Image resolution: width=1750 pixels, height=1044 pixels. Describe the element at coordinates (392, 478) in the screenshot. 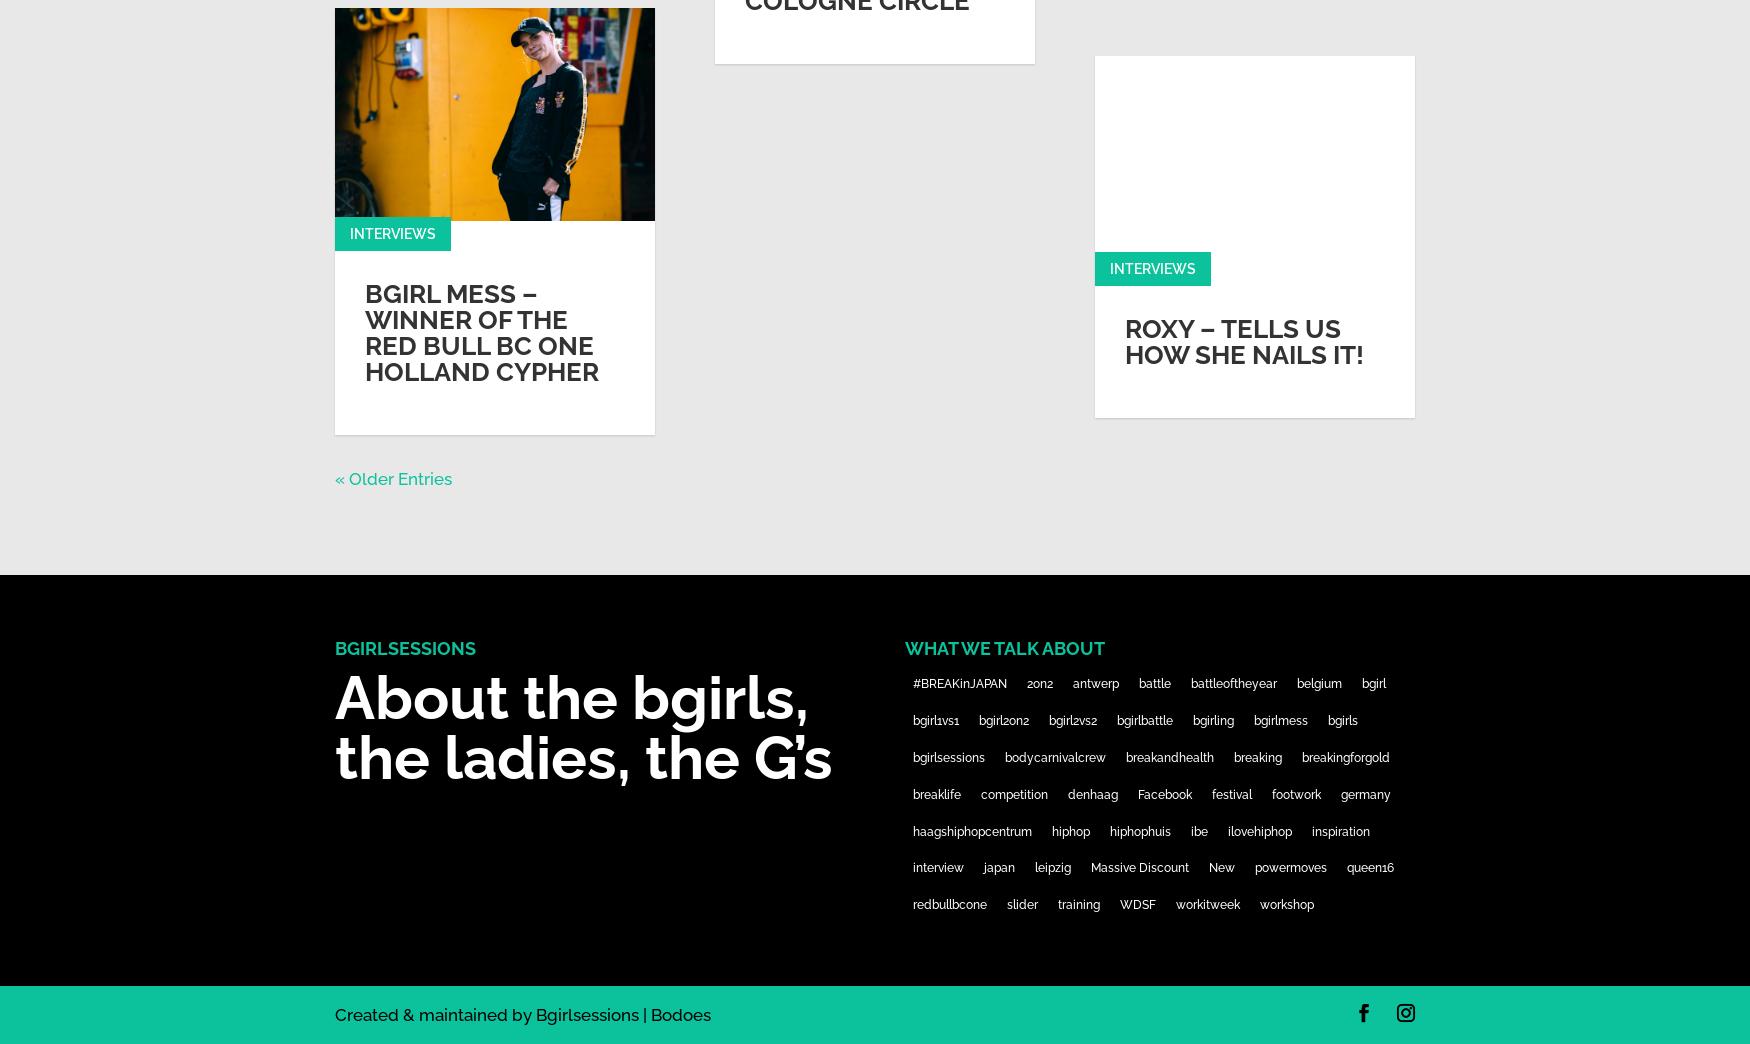

I see `'« Older Entries'` at that location.